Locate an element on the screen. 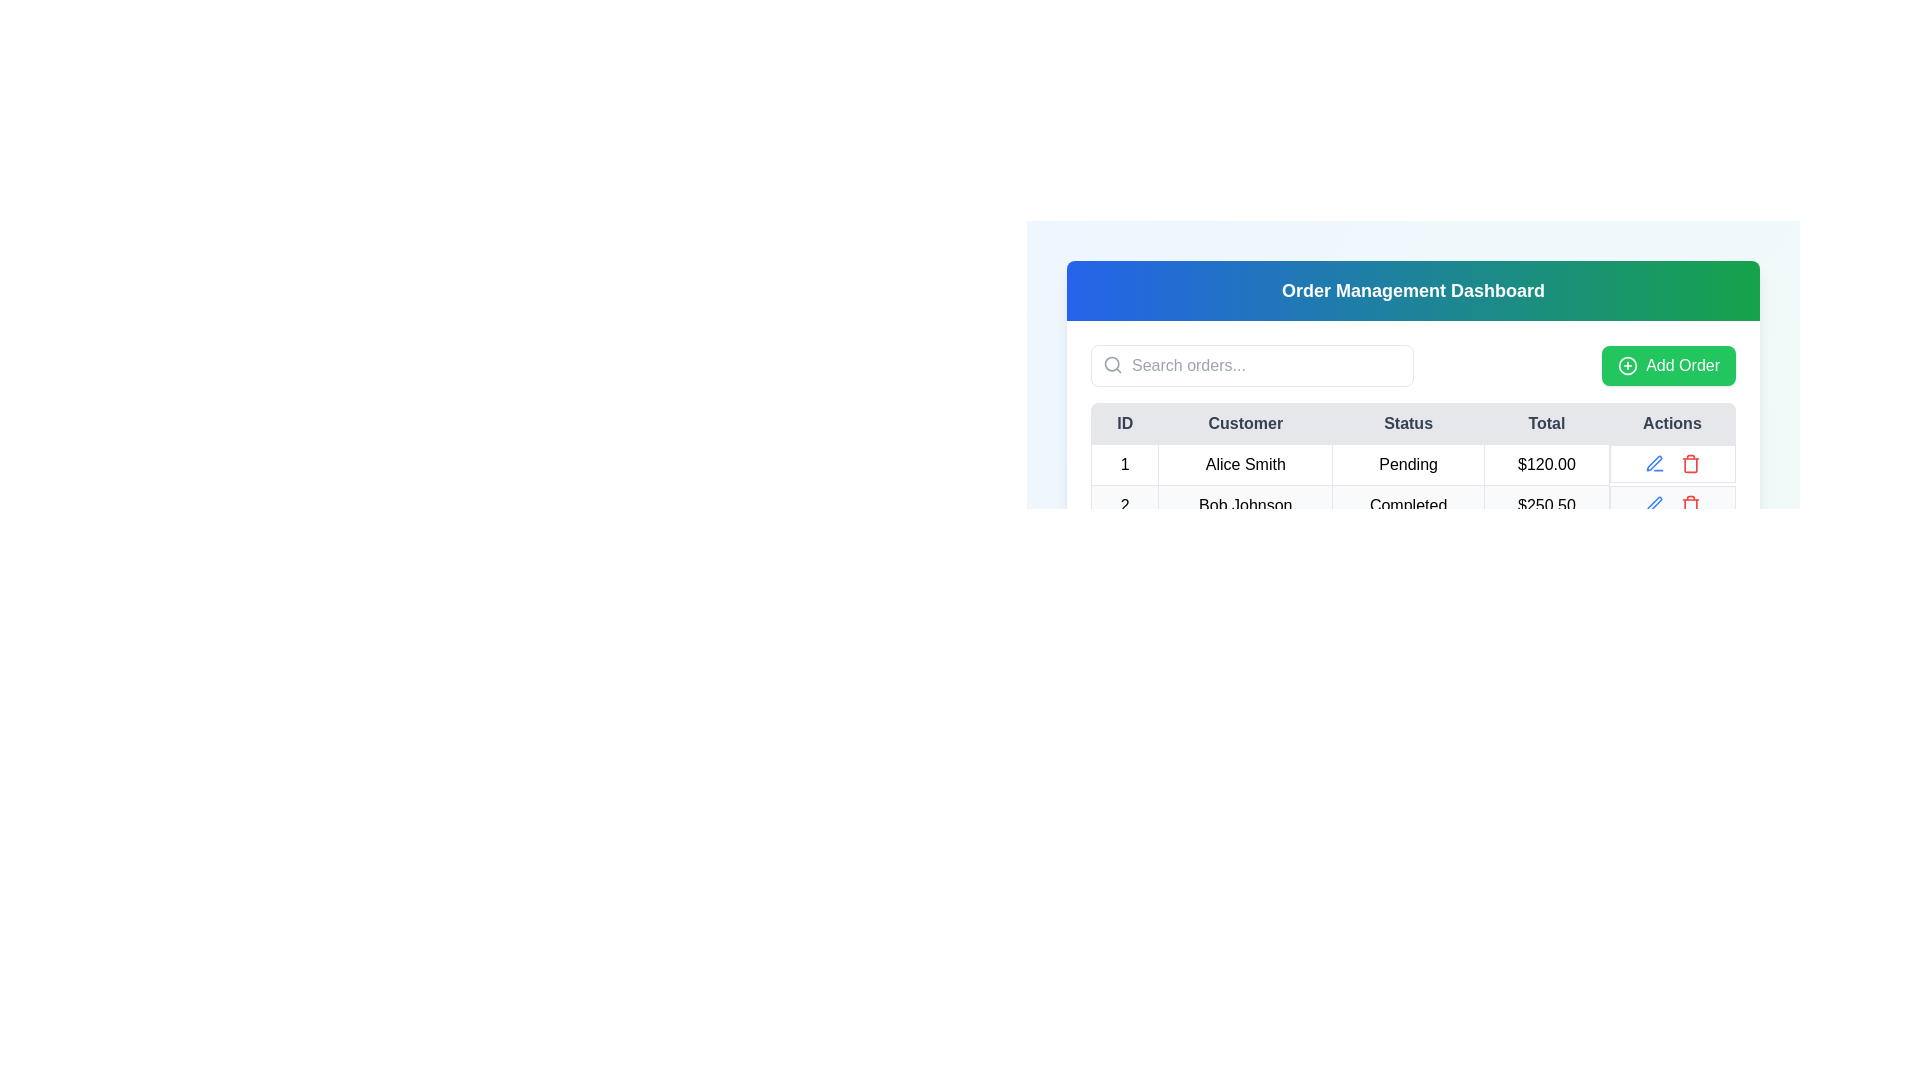  the 'Completed' label in the 'Status' column of the table for 'Bob Johnson' is located at coordinates (1407, 504).